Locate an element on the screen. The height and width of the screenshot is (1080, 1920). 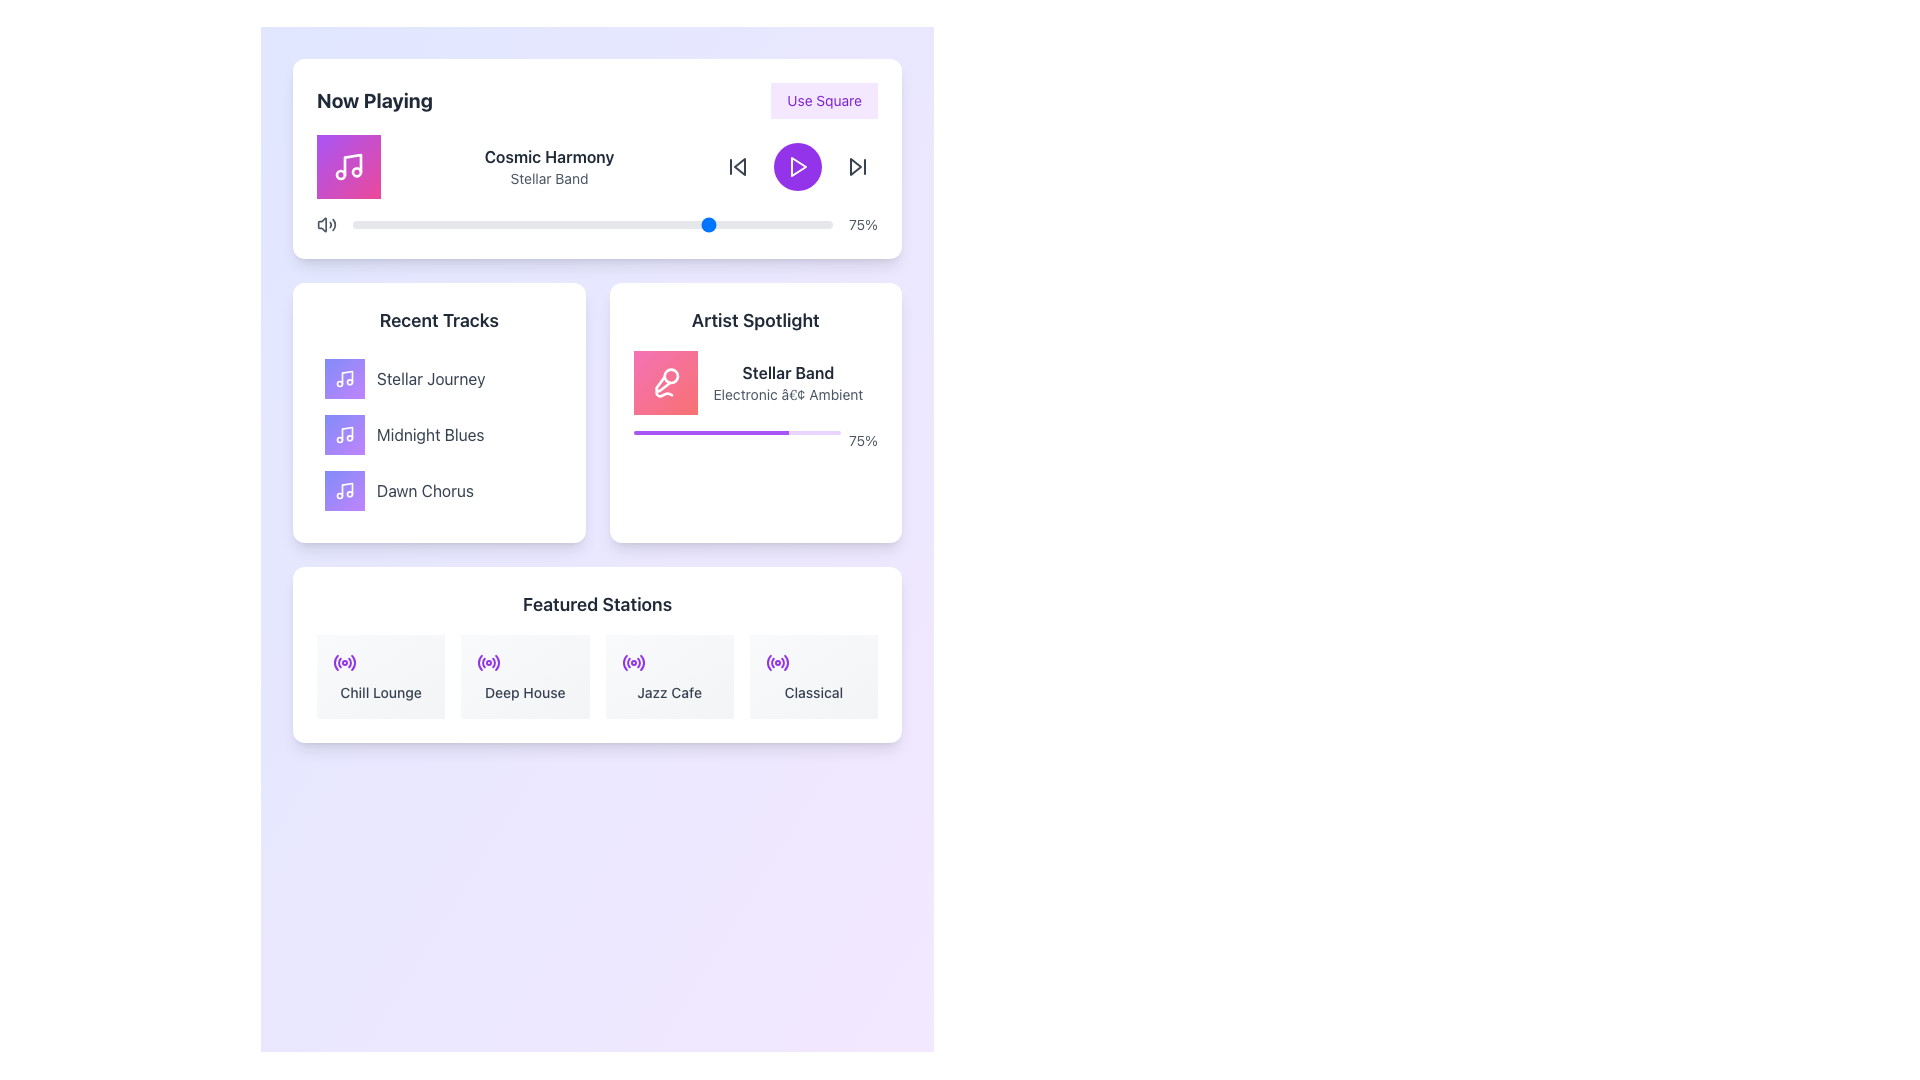
the outer arc of the circle icon representing 'Jazz Cafe' in the 'Featured Stations' section to understand its meaning is located at coordinates (623, 663).